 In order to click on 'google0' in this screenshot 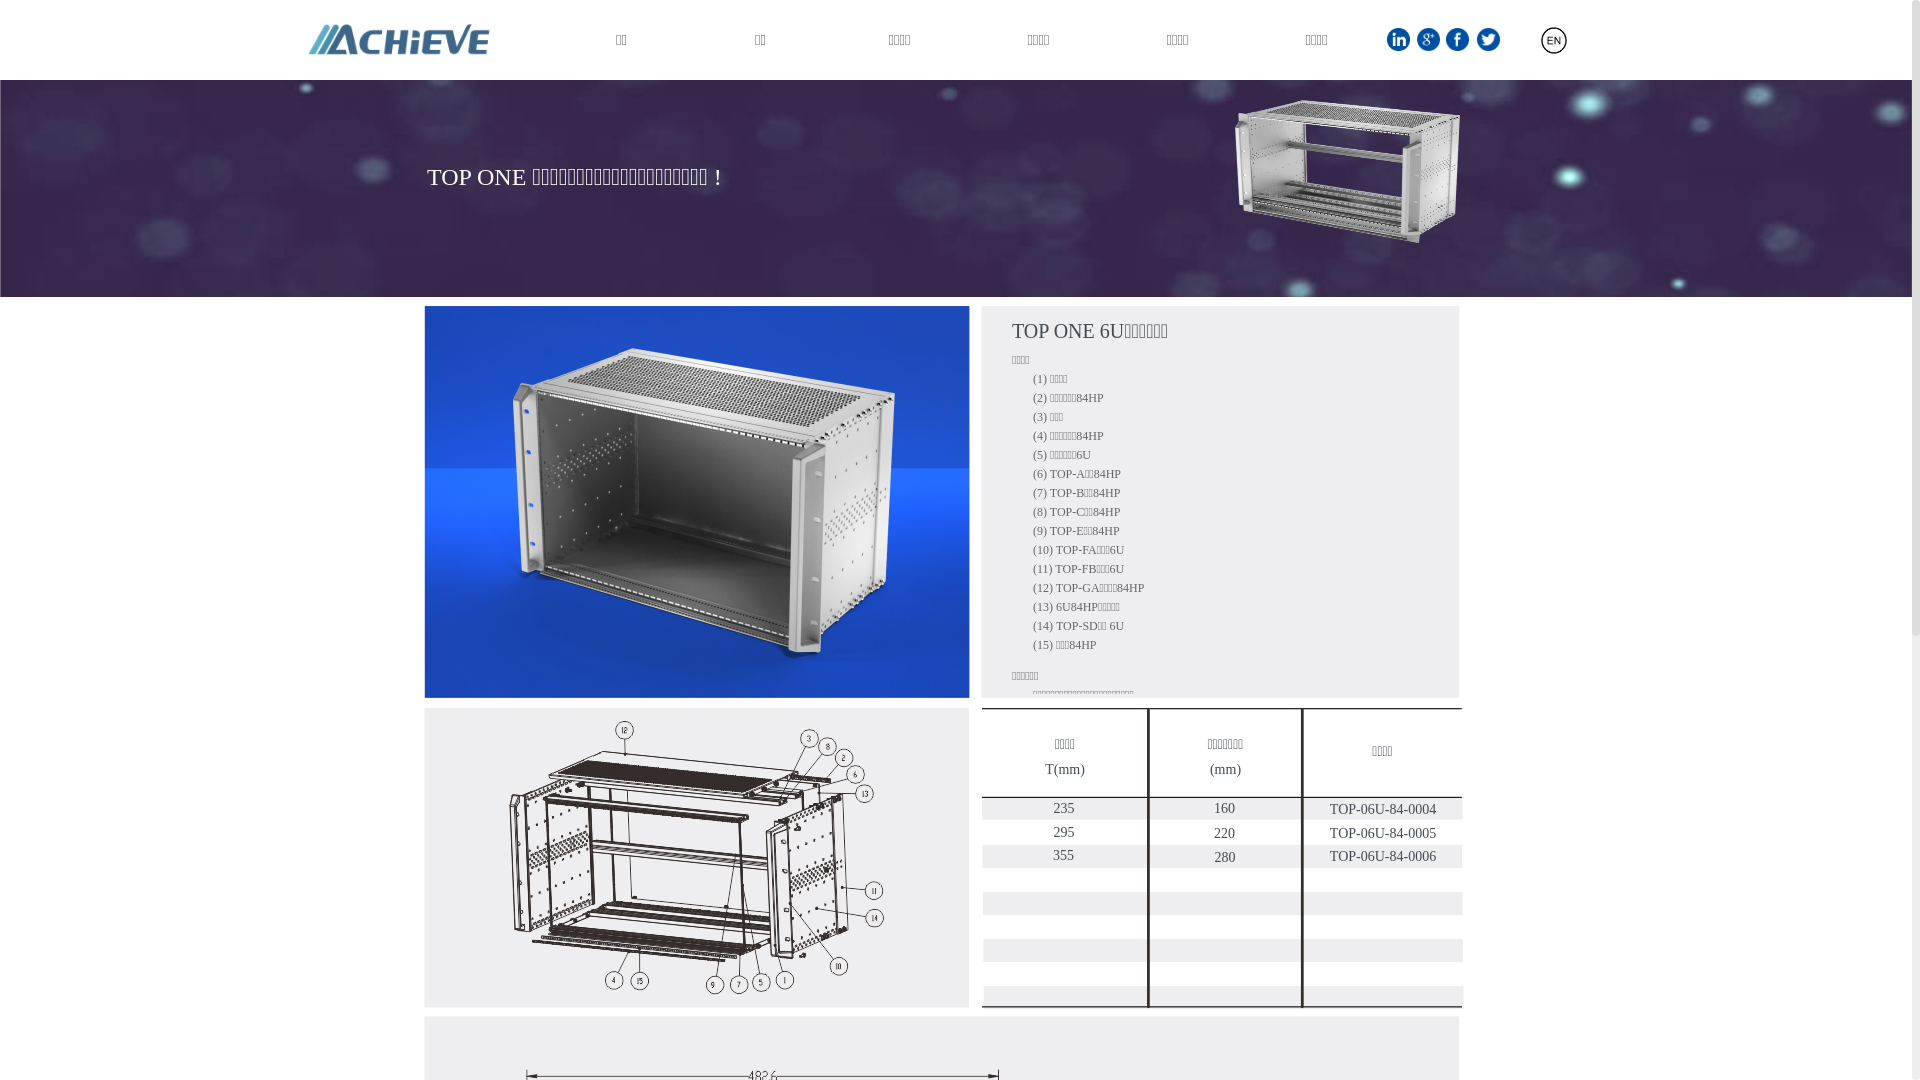, I will do `click(1427, 39)`.